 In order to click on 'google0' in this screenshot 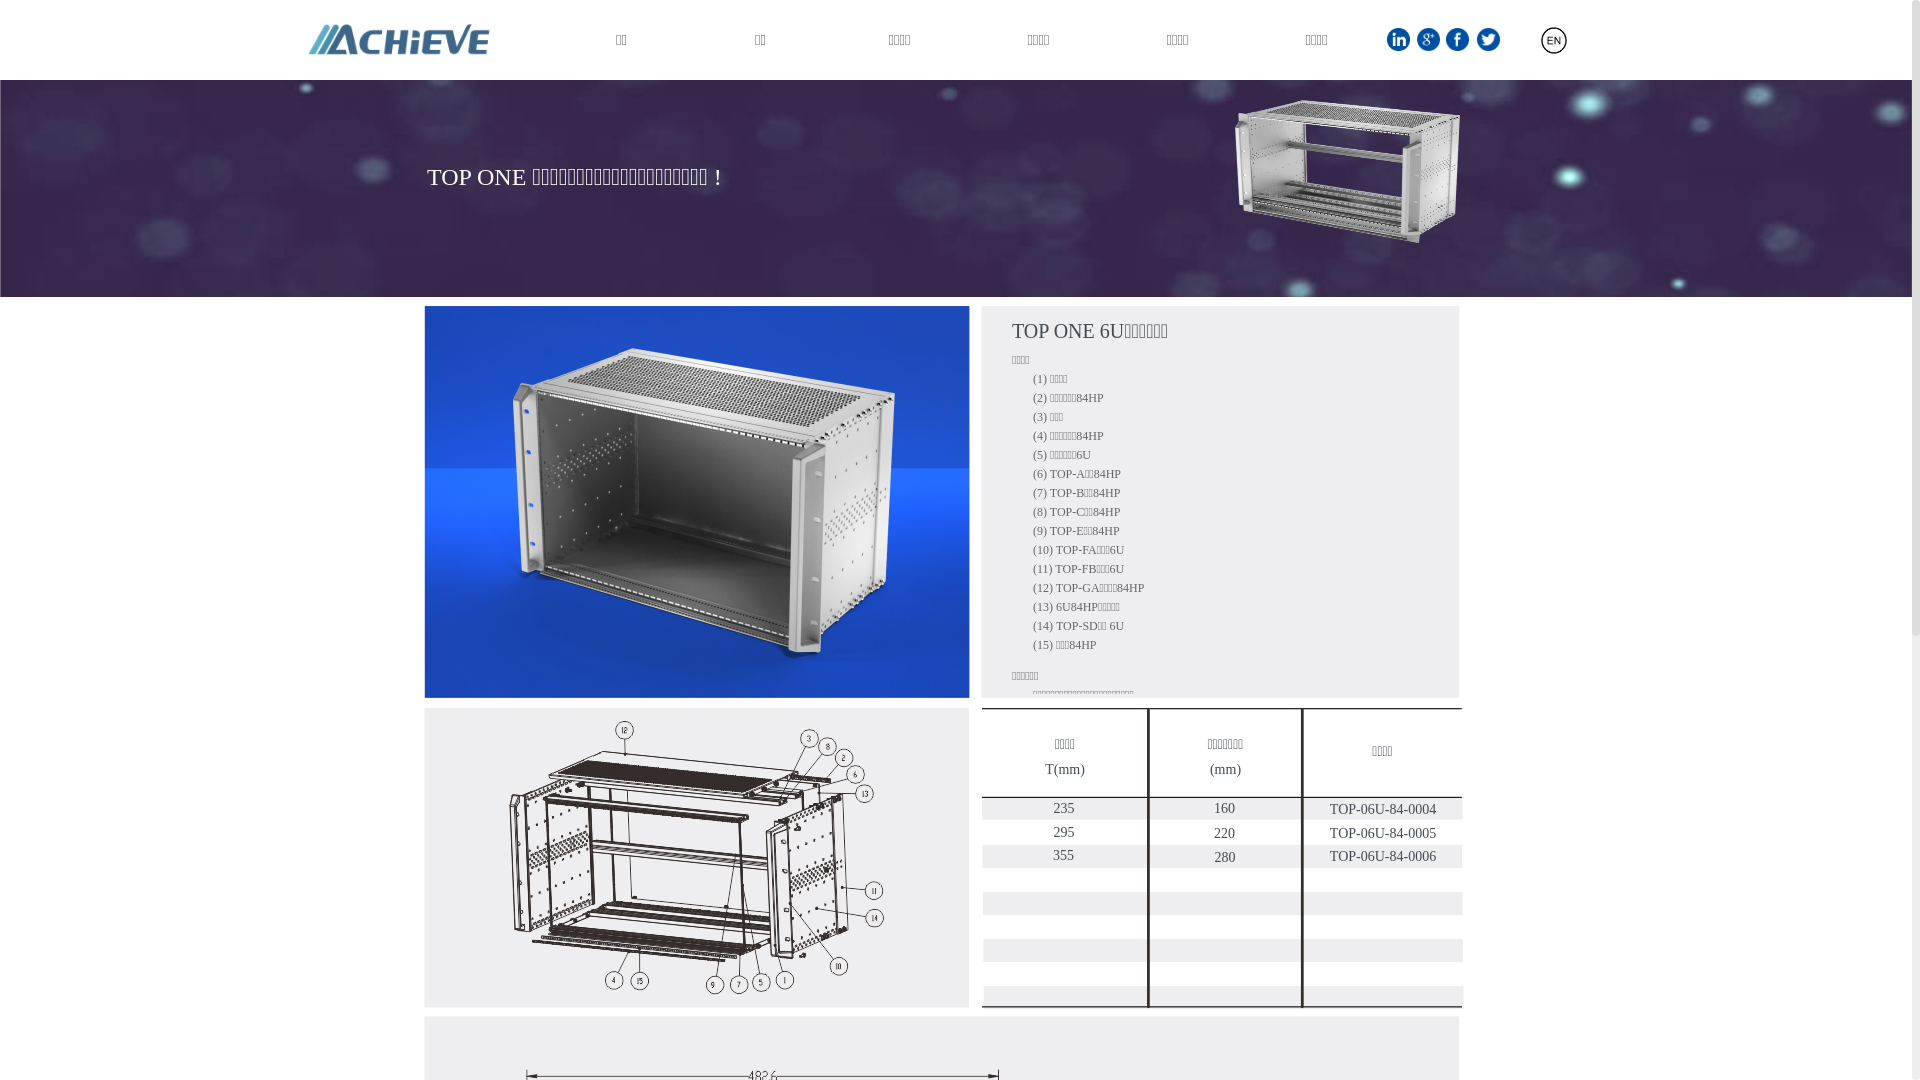, I will do `click(1427, 39)`.